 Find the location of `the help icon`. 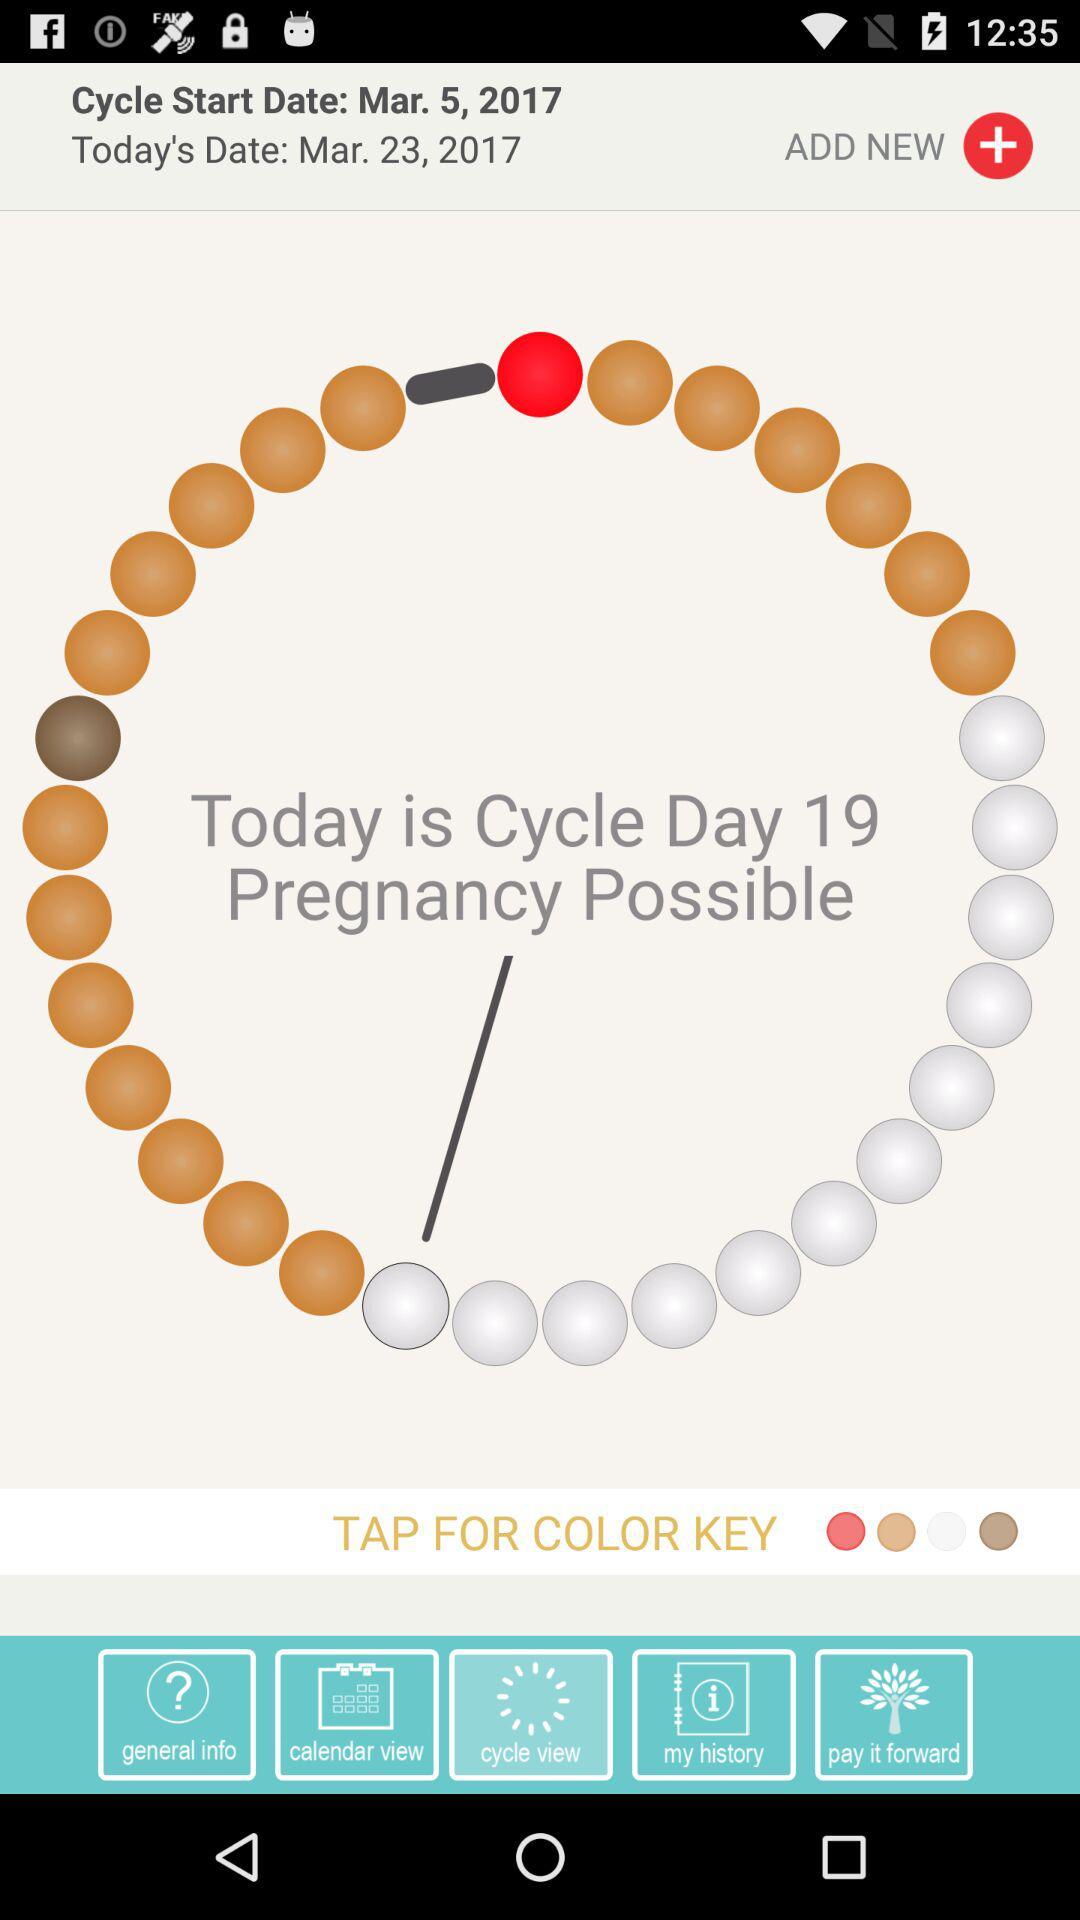

the help icon is located at coordinates (176, 1835).